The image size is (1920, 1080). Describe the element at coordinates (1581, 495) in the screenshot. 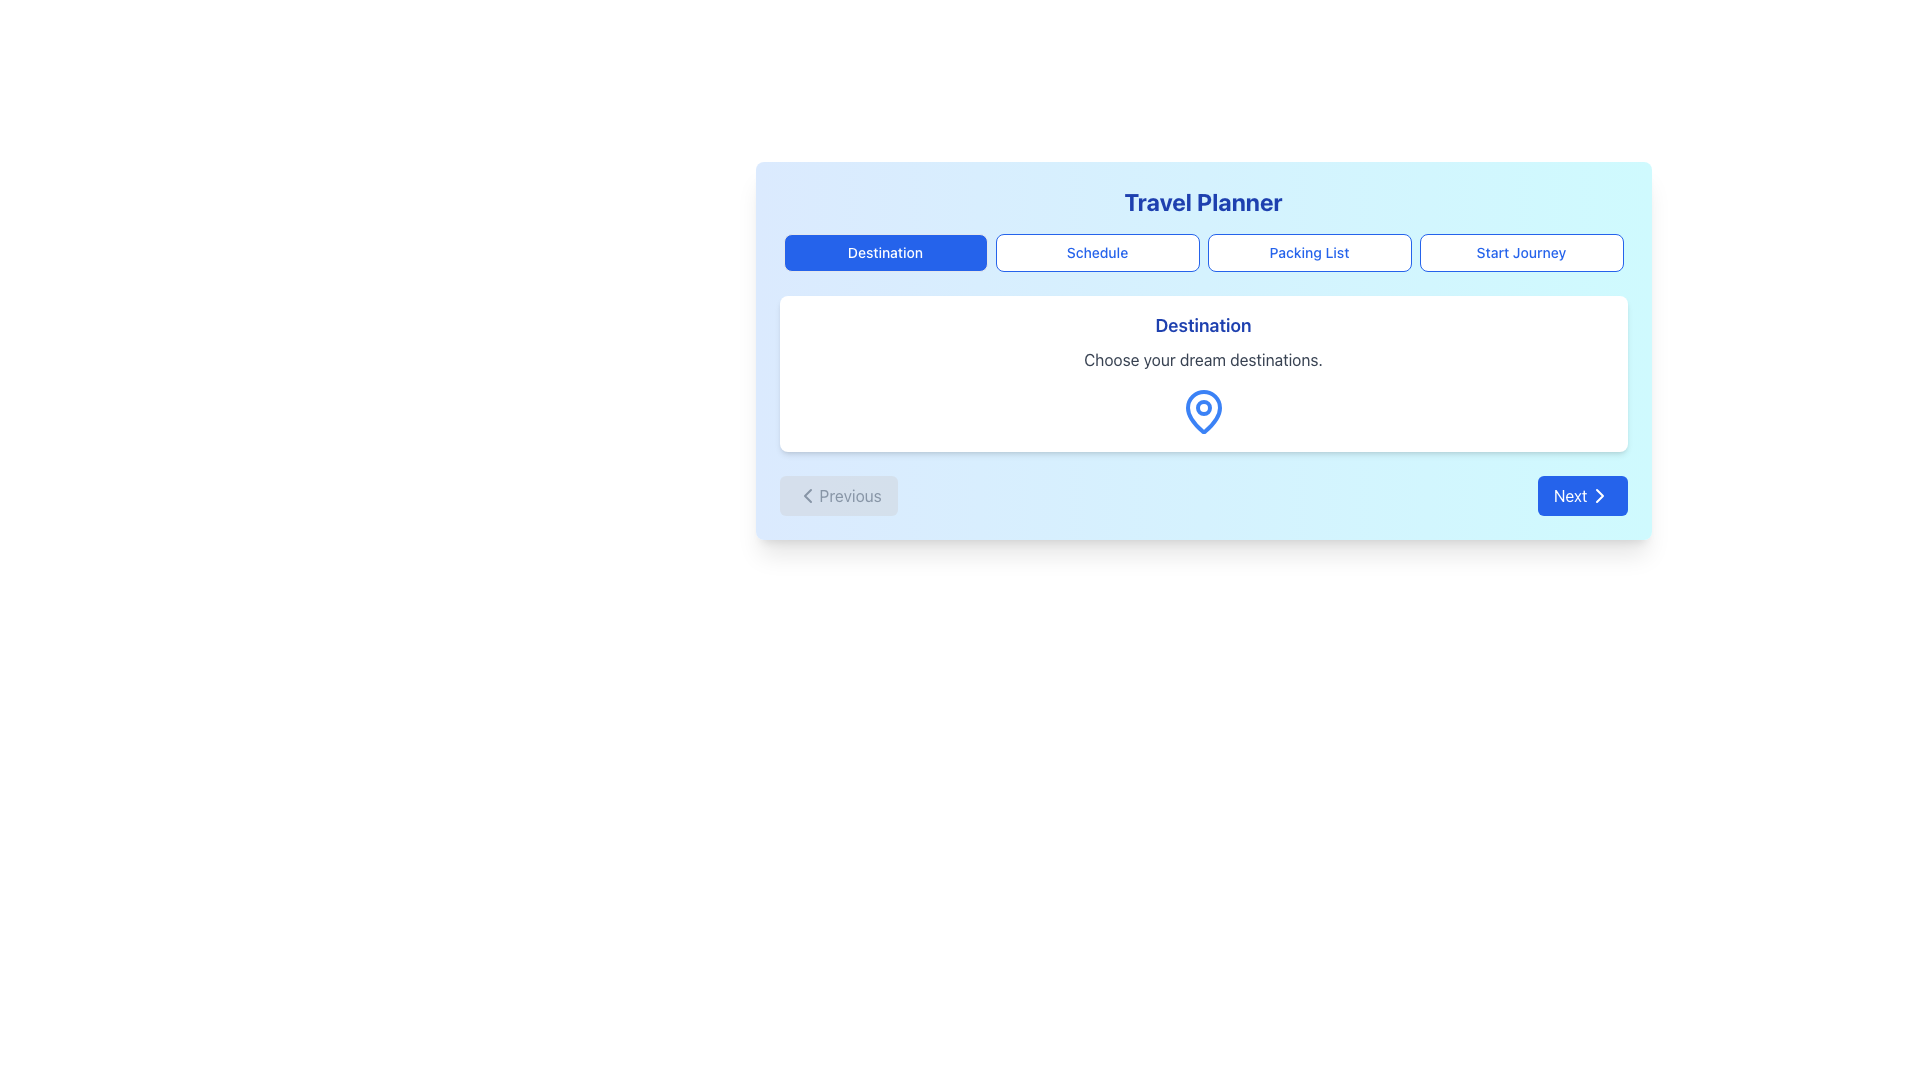

I see `the 'Next' button located at the bottom-right corner of the card interface to proceed` at that location.